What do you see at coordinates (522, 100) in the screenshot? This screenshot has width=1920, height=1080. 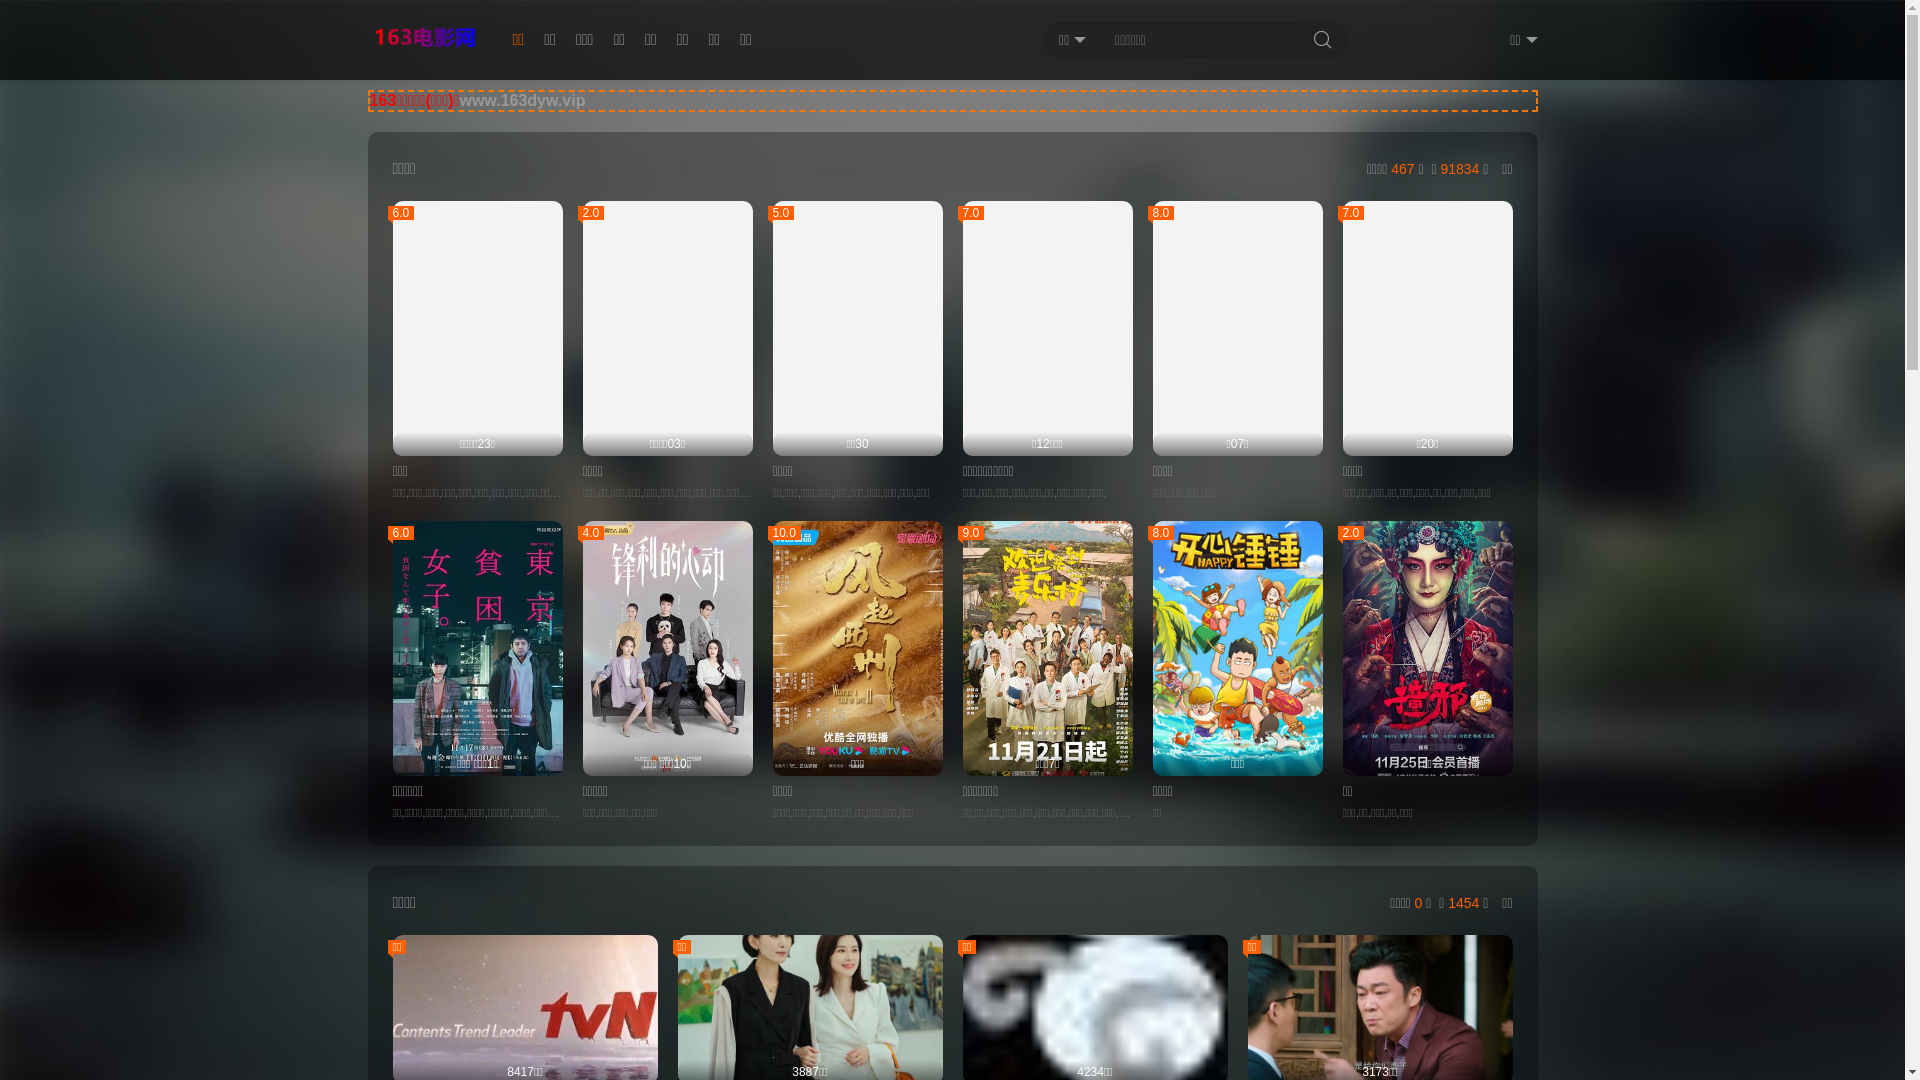 I see `'www.163dyw.vip'` at bounding box center [522, 100].